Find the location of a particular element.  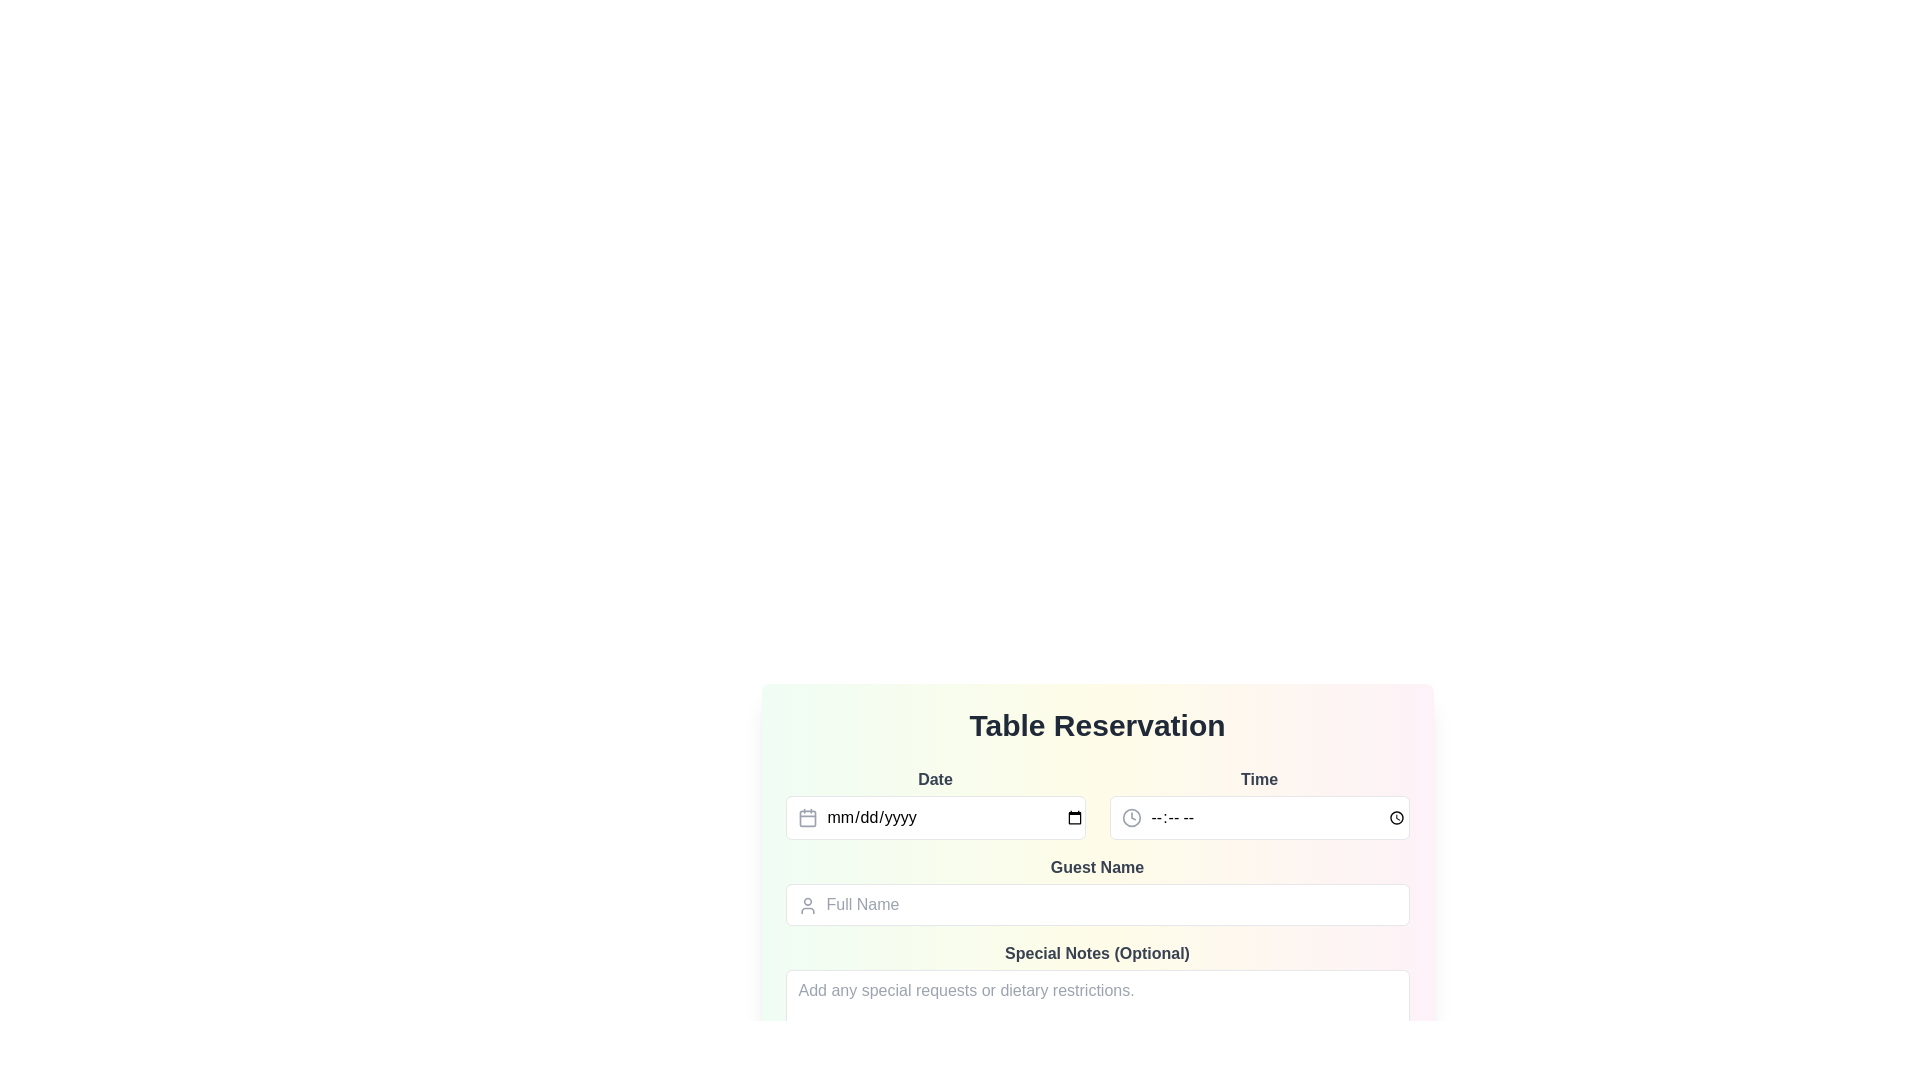

the composite input element containing a date picker and a time picker, located below the title 'Table Reservation' is located at coordinates (1096, 802).